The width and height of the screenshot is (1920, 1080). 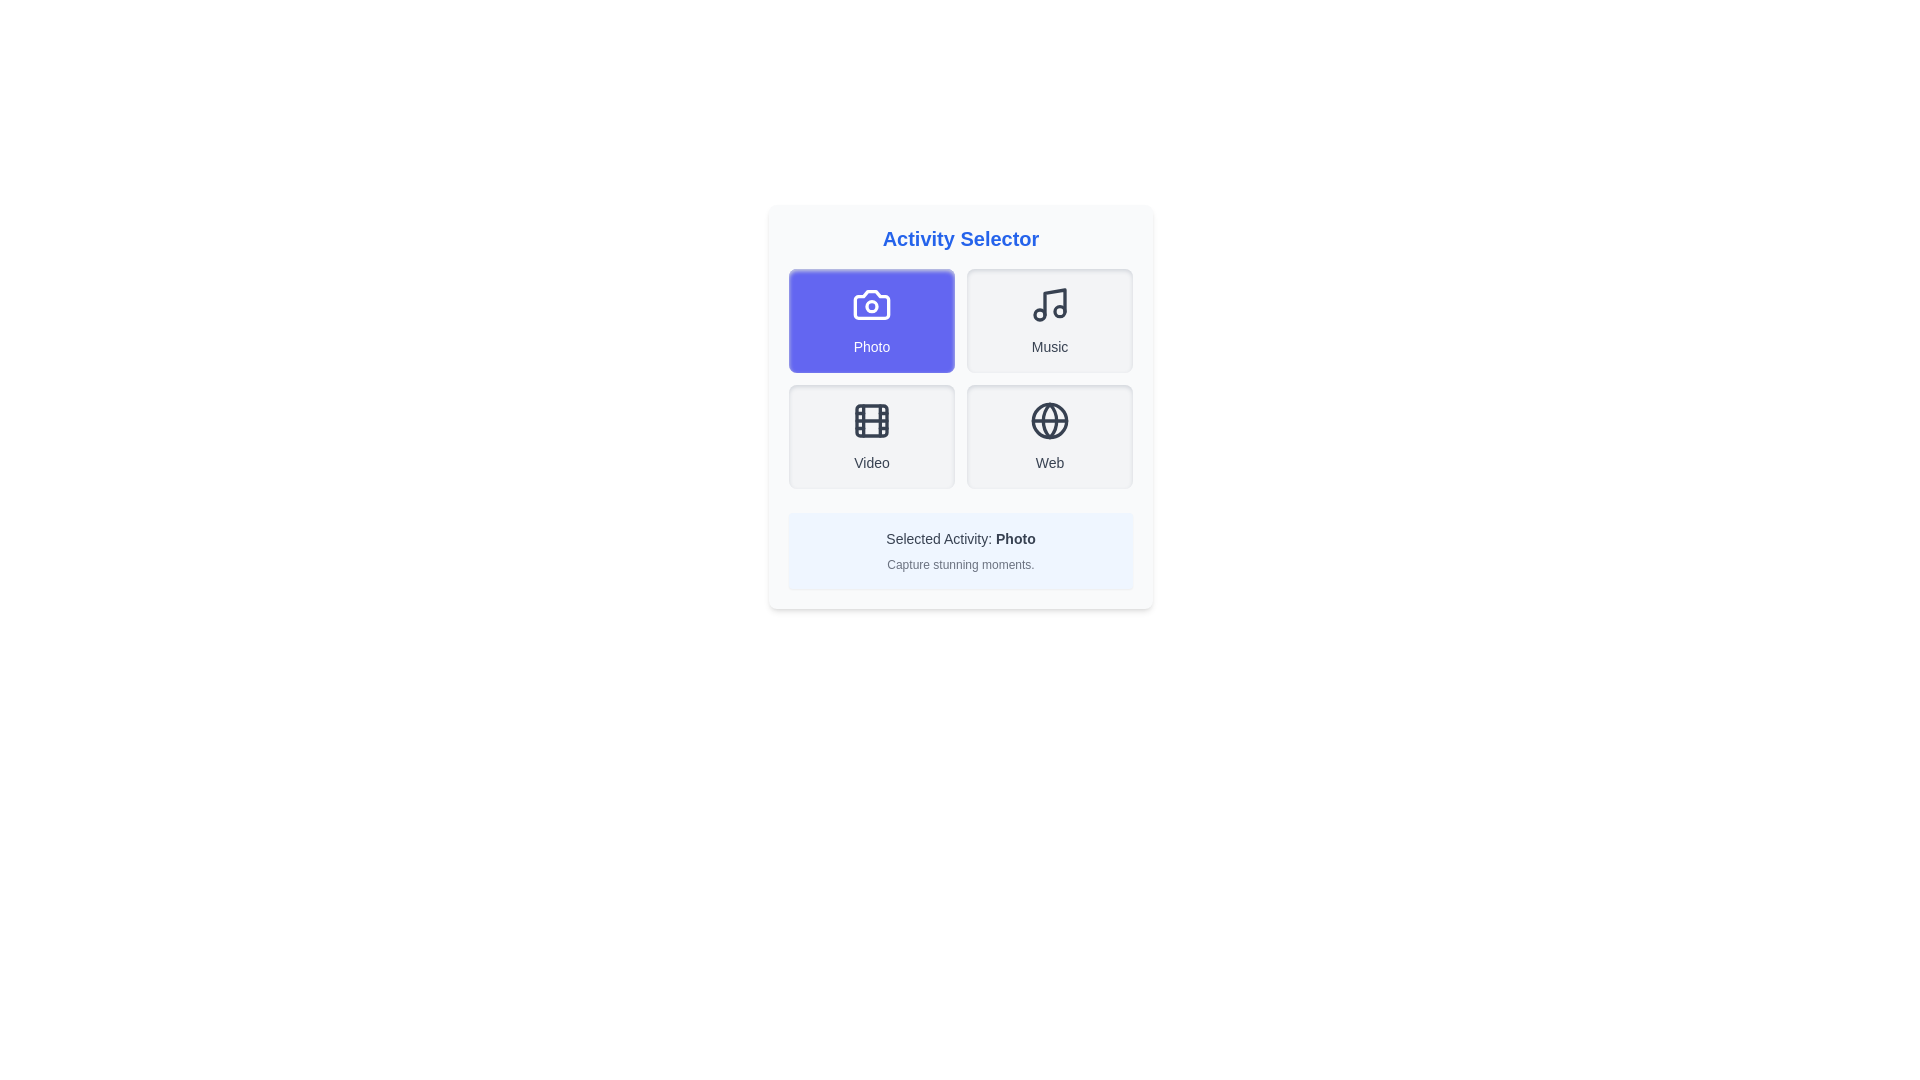 What do you see at coordinates (1049, 304) in the screenshot?
I see `the minimalist music note icon located above the 'Music' label in the top-right quadrant of the interface` at bounding box center [1049, 304].